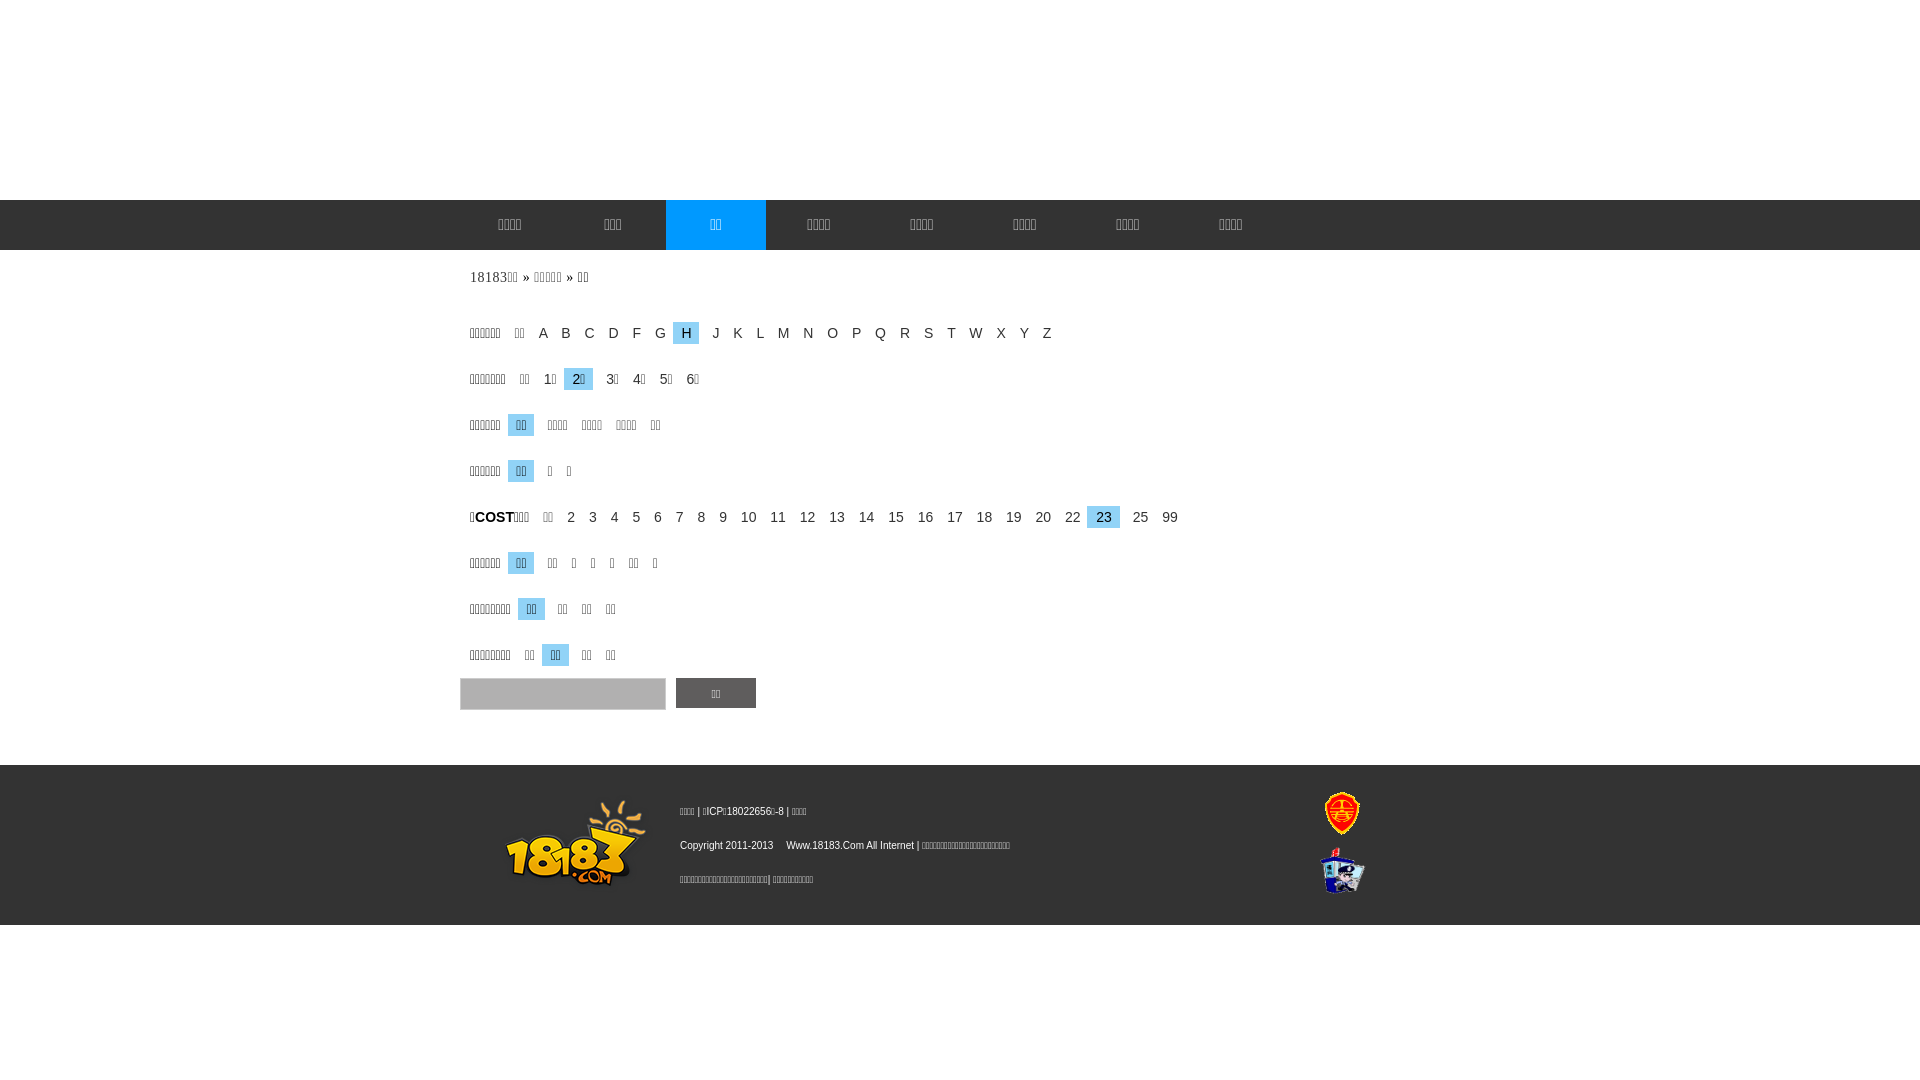  What do you see at coordinates (777, 331) in the screenshot?
I see `'M'` at bounding box center [777, 331].